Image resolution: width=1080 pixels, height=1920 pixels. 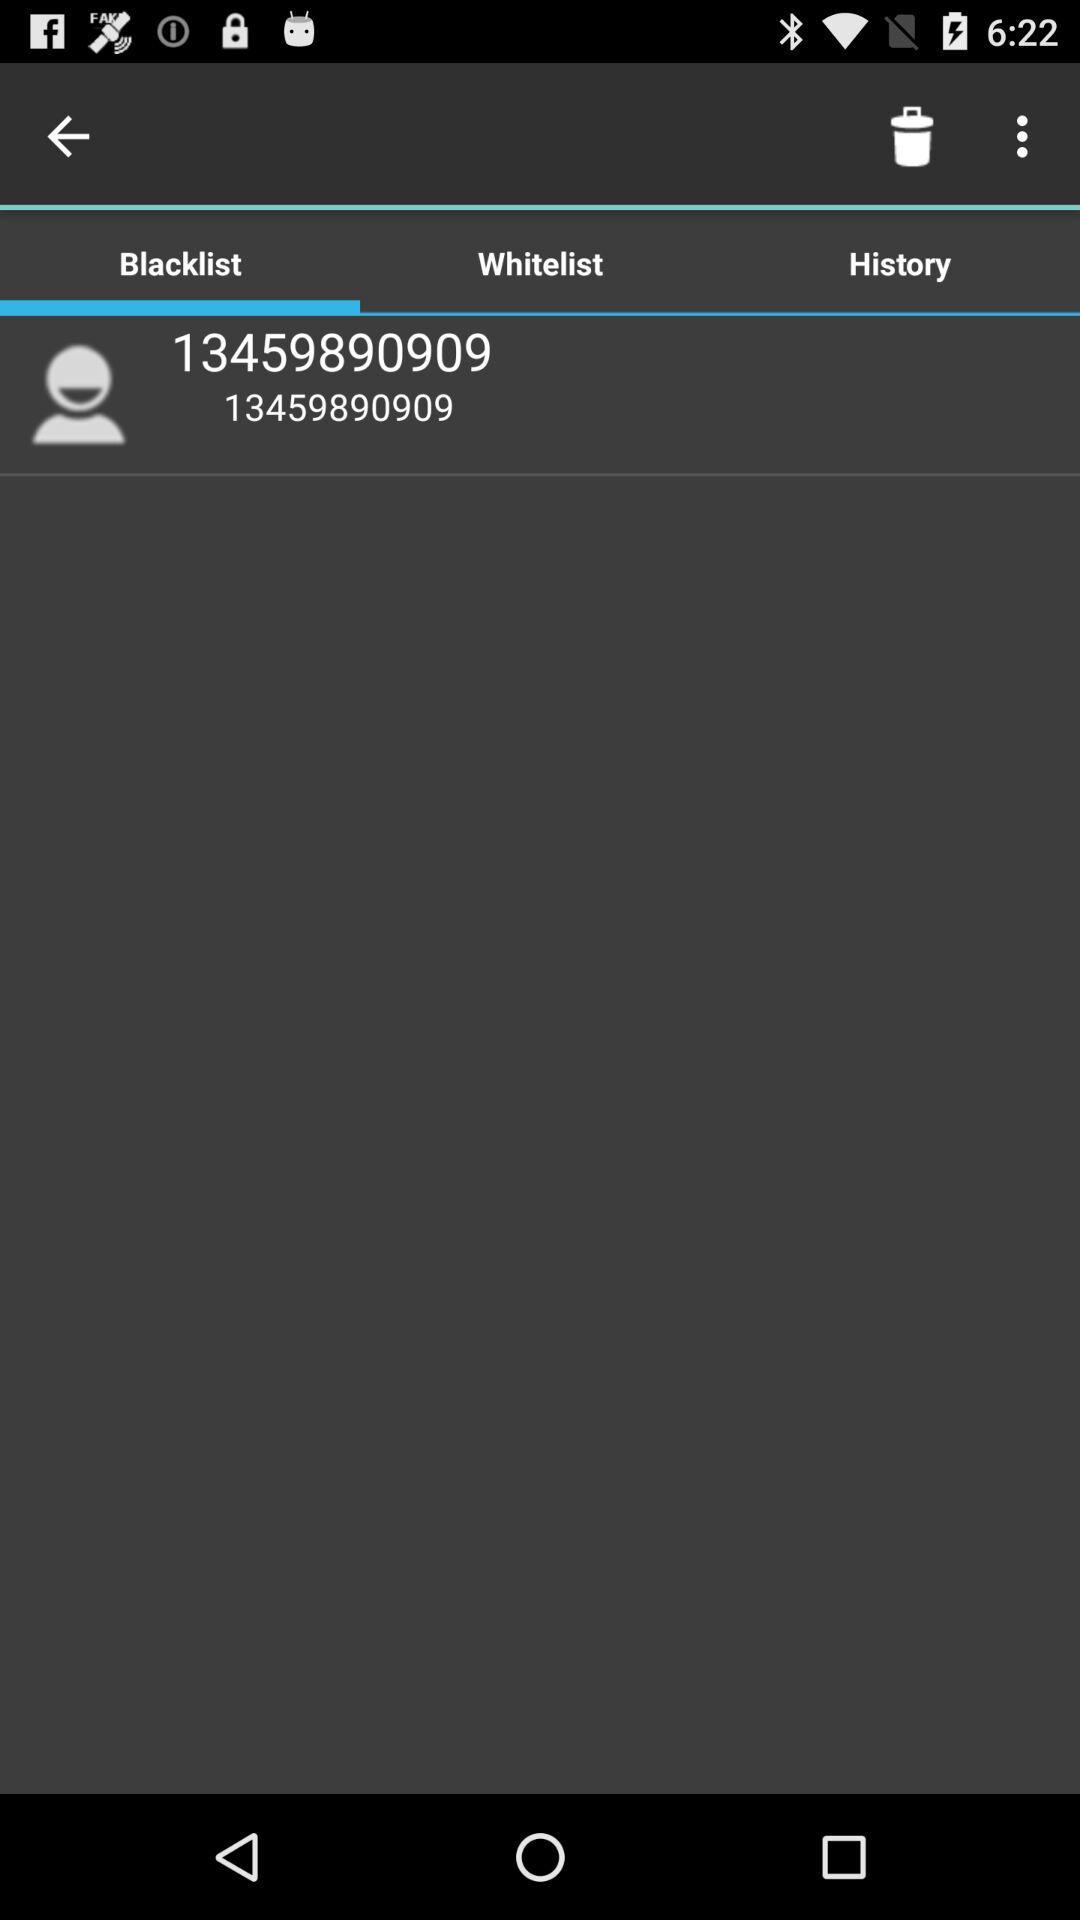 What do you see at coordinates (180, 261) in the screenshot?
I see `item next to the whitelist` at bounding box center [180, 261].